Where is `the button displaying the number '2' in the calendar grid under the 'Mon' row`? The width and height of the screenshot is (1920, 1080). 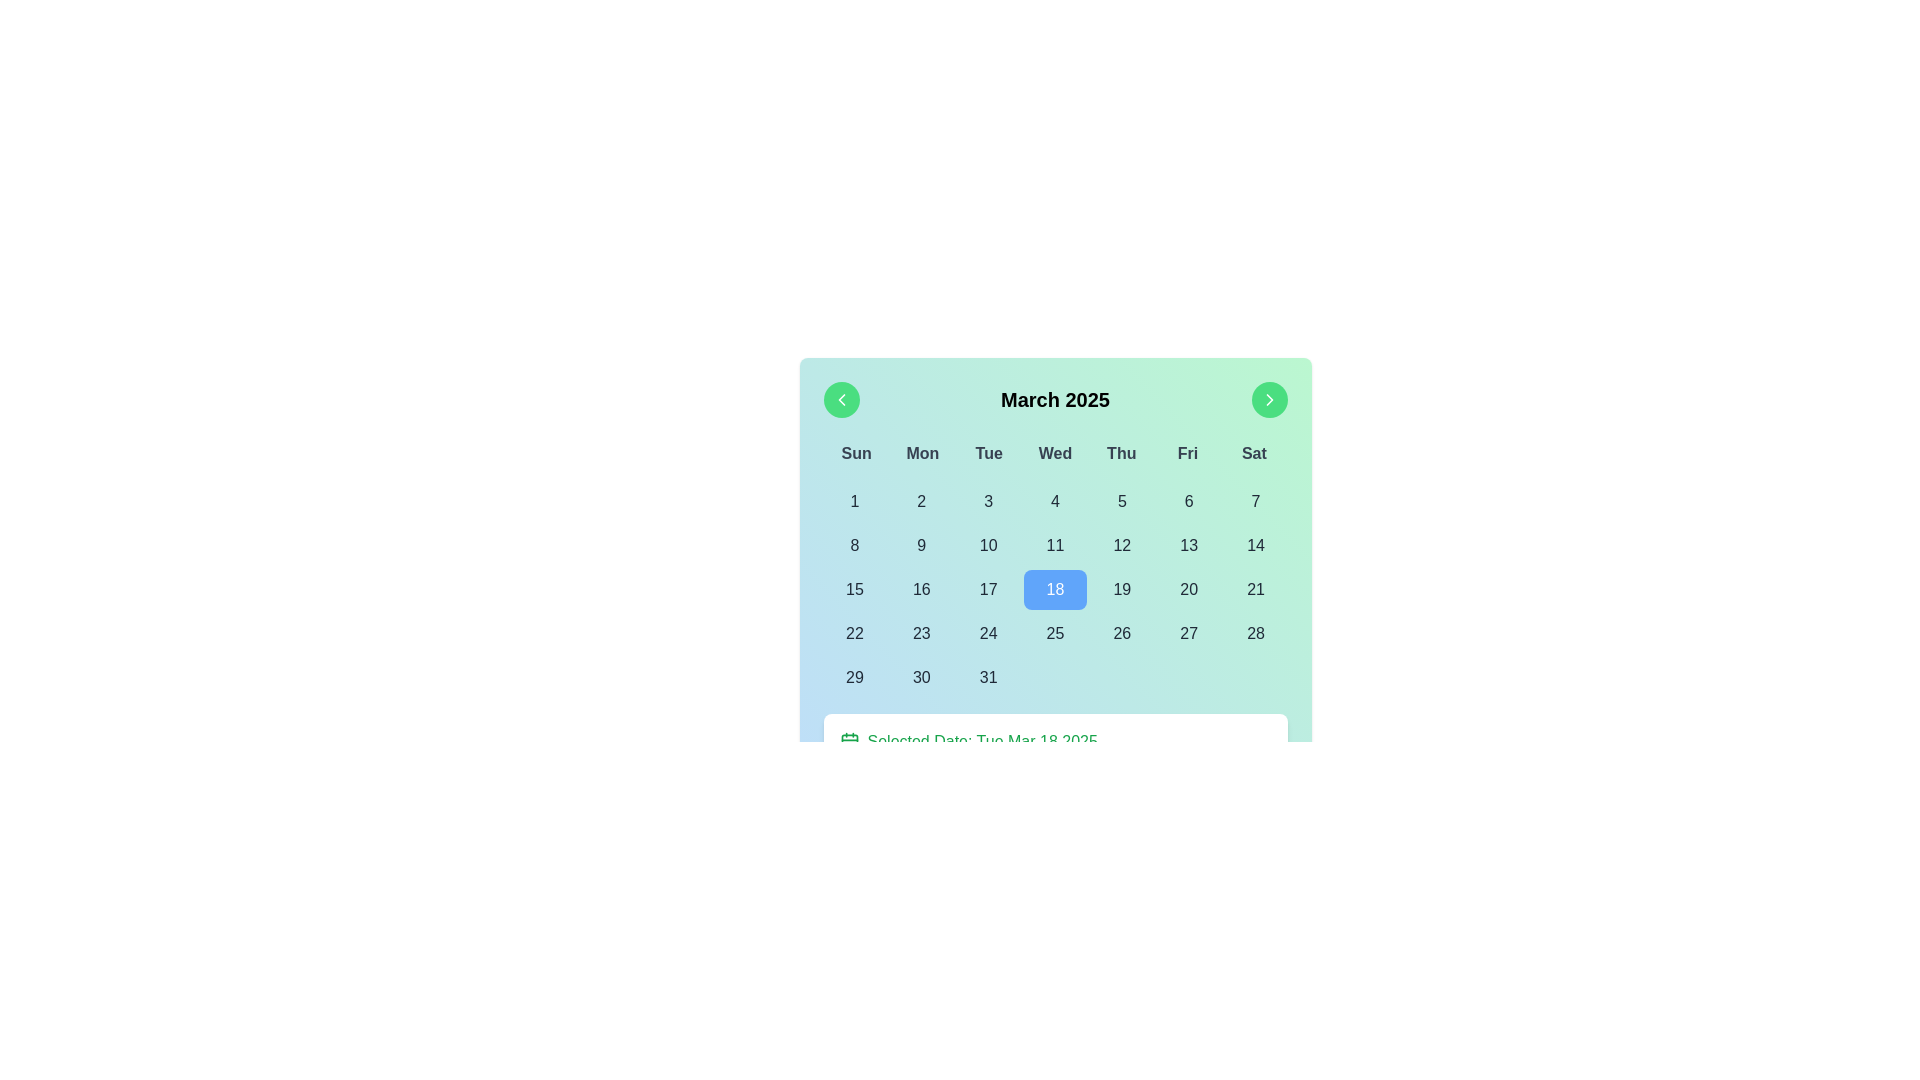 the button displaying the number '2' in the calendar grid under the 'Mon' row is located at coordinates (920, 500).